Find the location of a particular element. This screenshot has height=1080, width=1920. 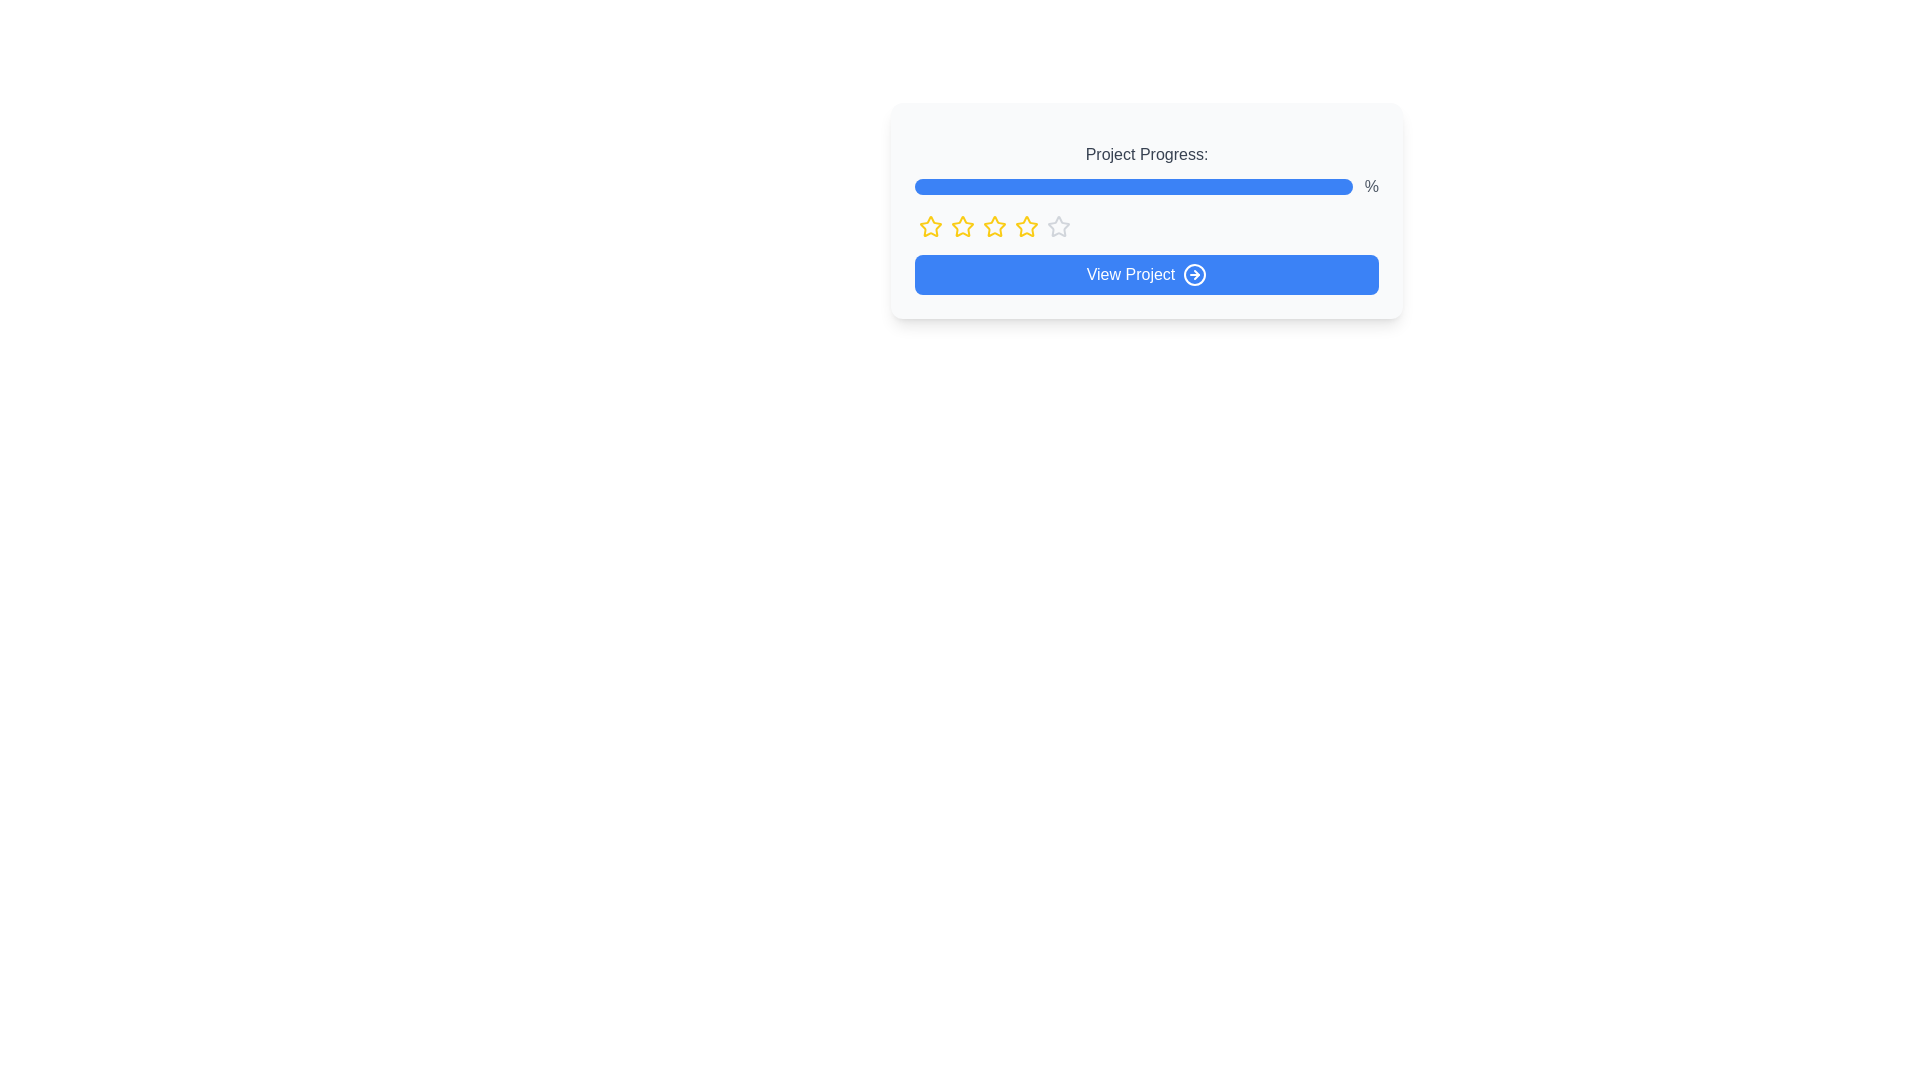

the first rating star icon, which is a yellow outlined star with a semi-transparent white fill is located at coordinates (930, 225).